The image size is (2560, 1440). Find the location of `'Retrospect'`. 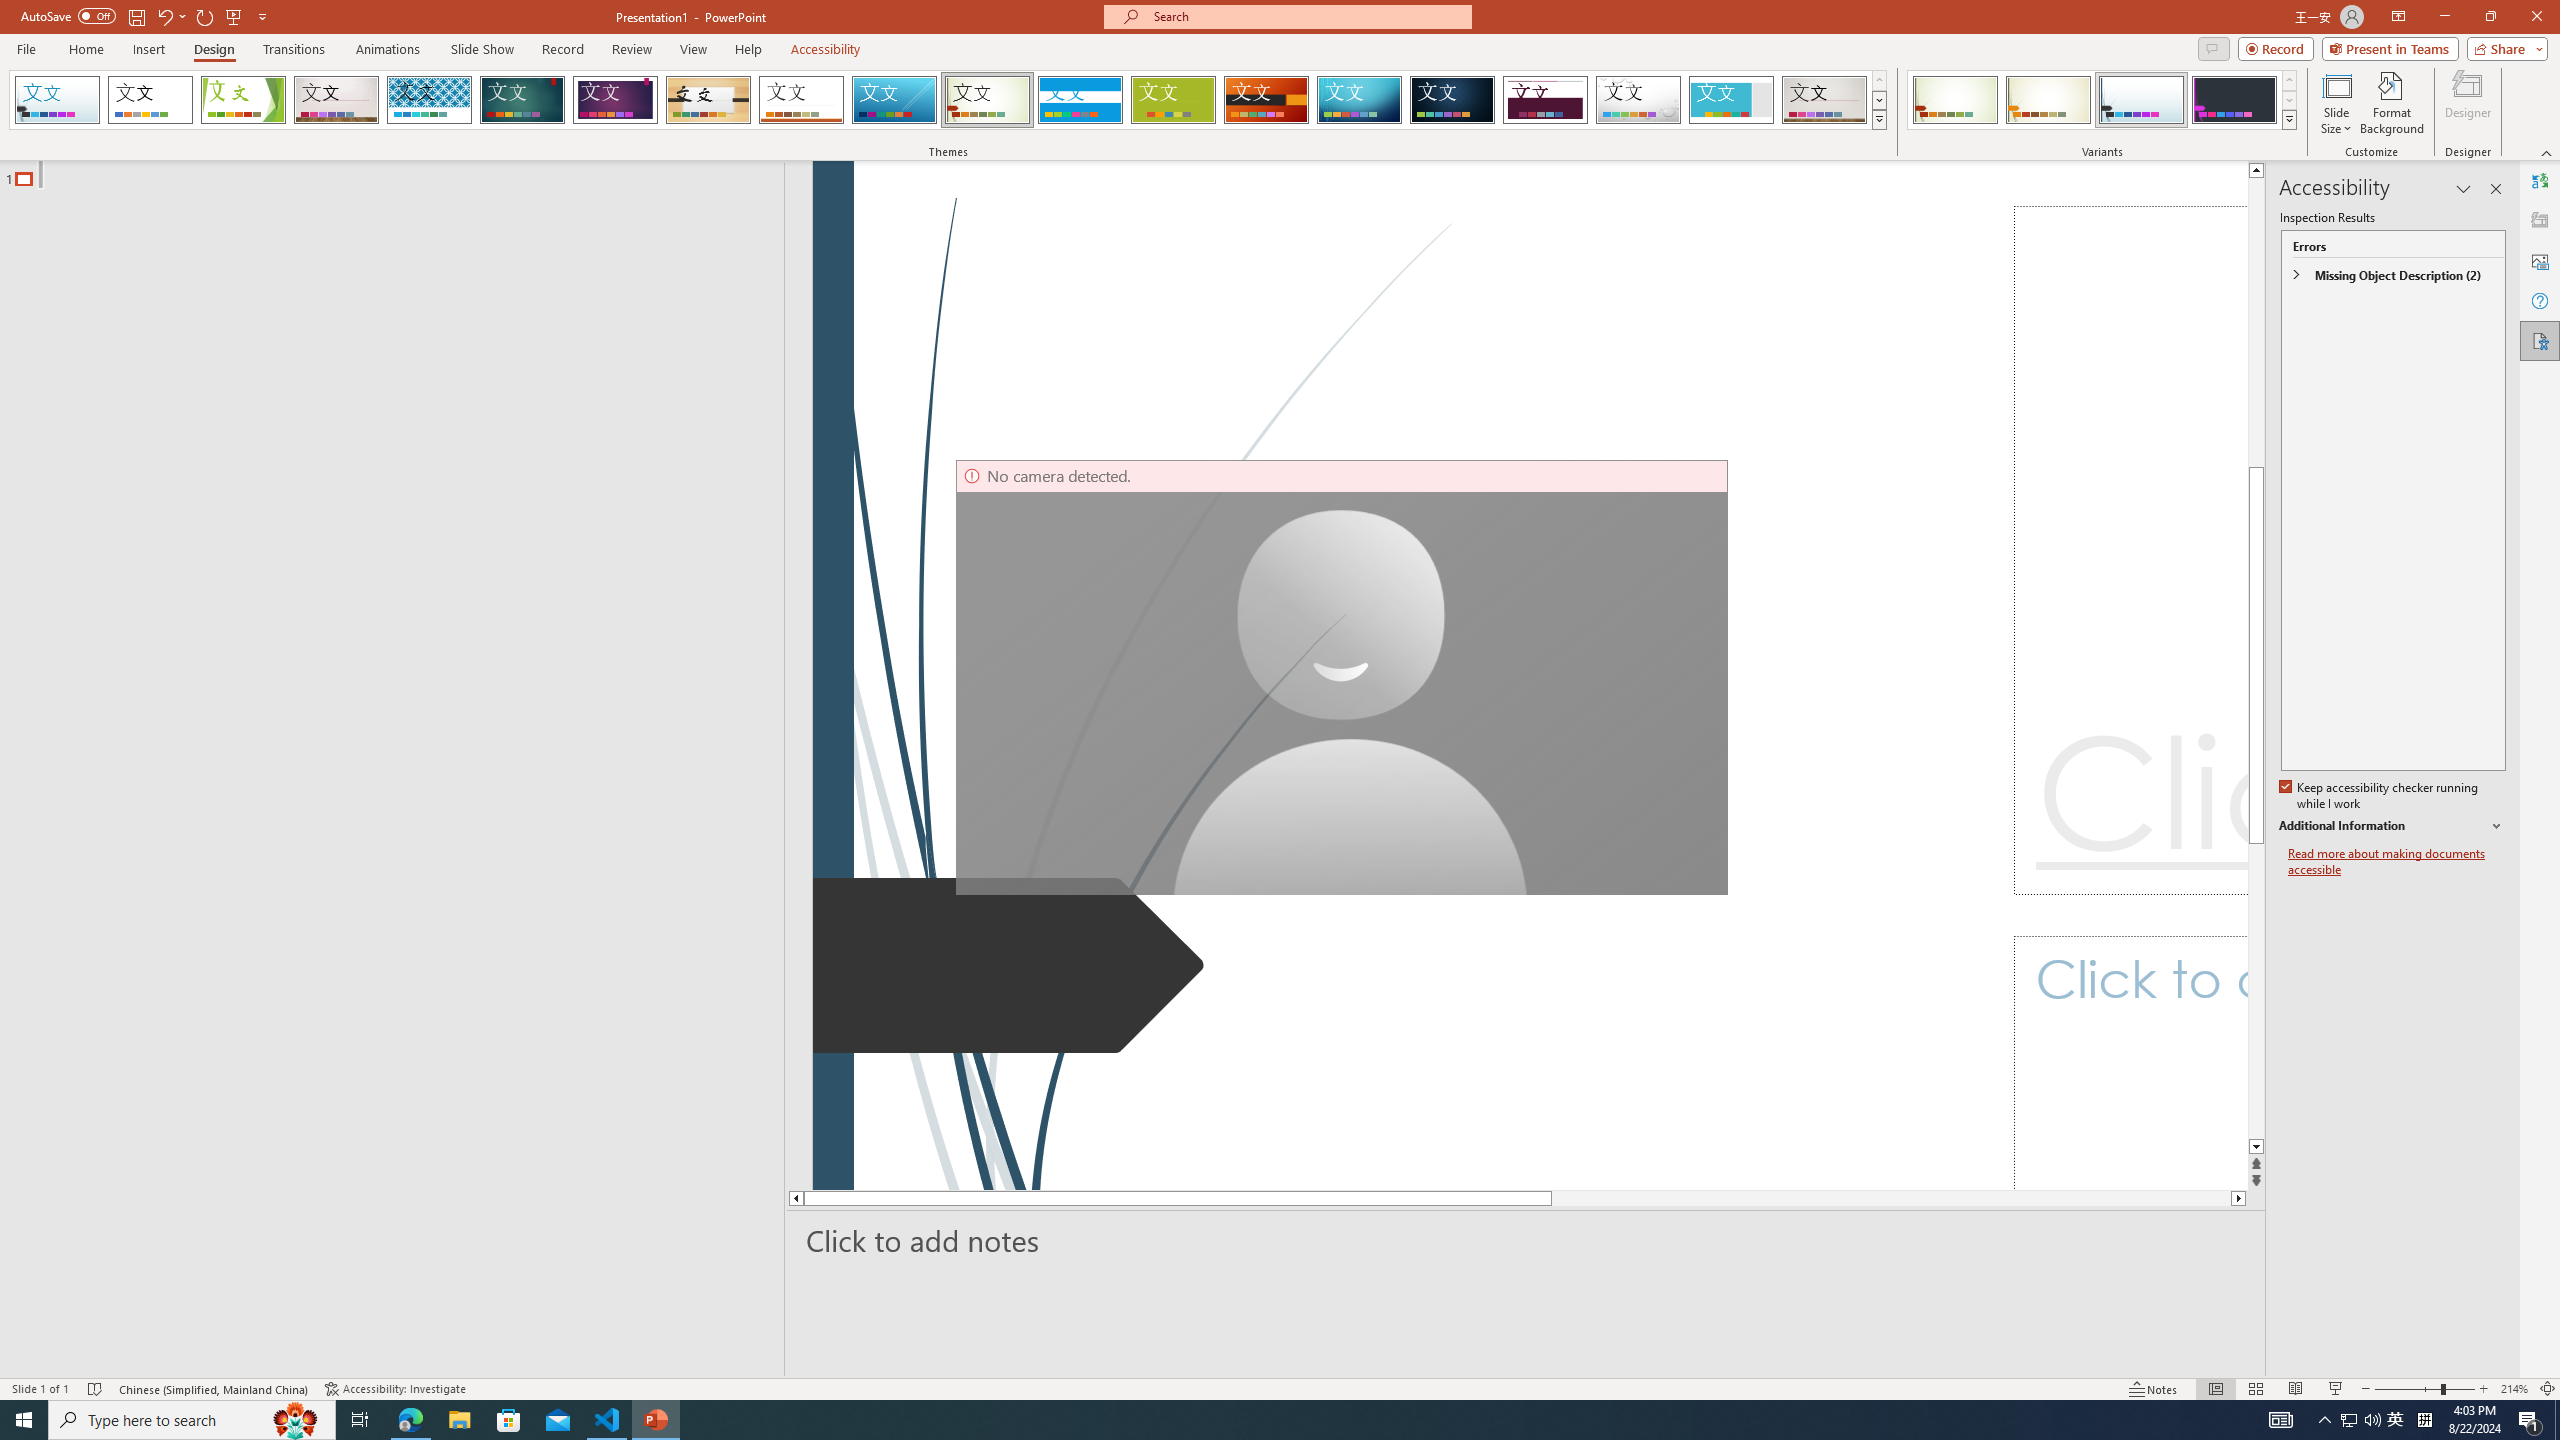

'Retrospect' is located at coordinates (800, 99).